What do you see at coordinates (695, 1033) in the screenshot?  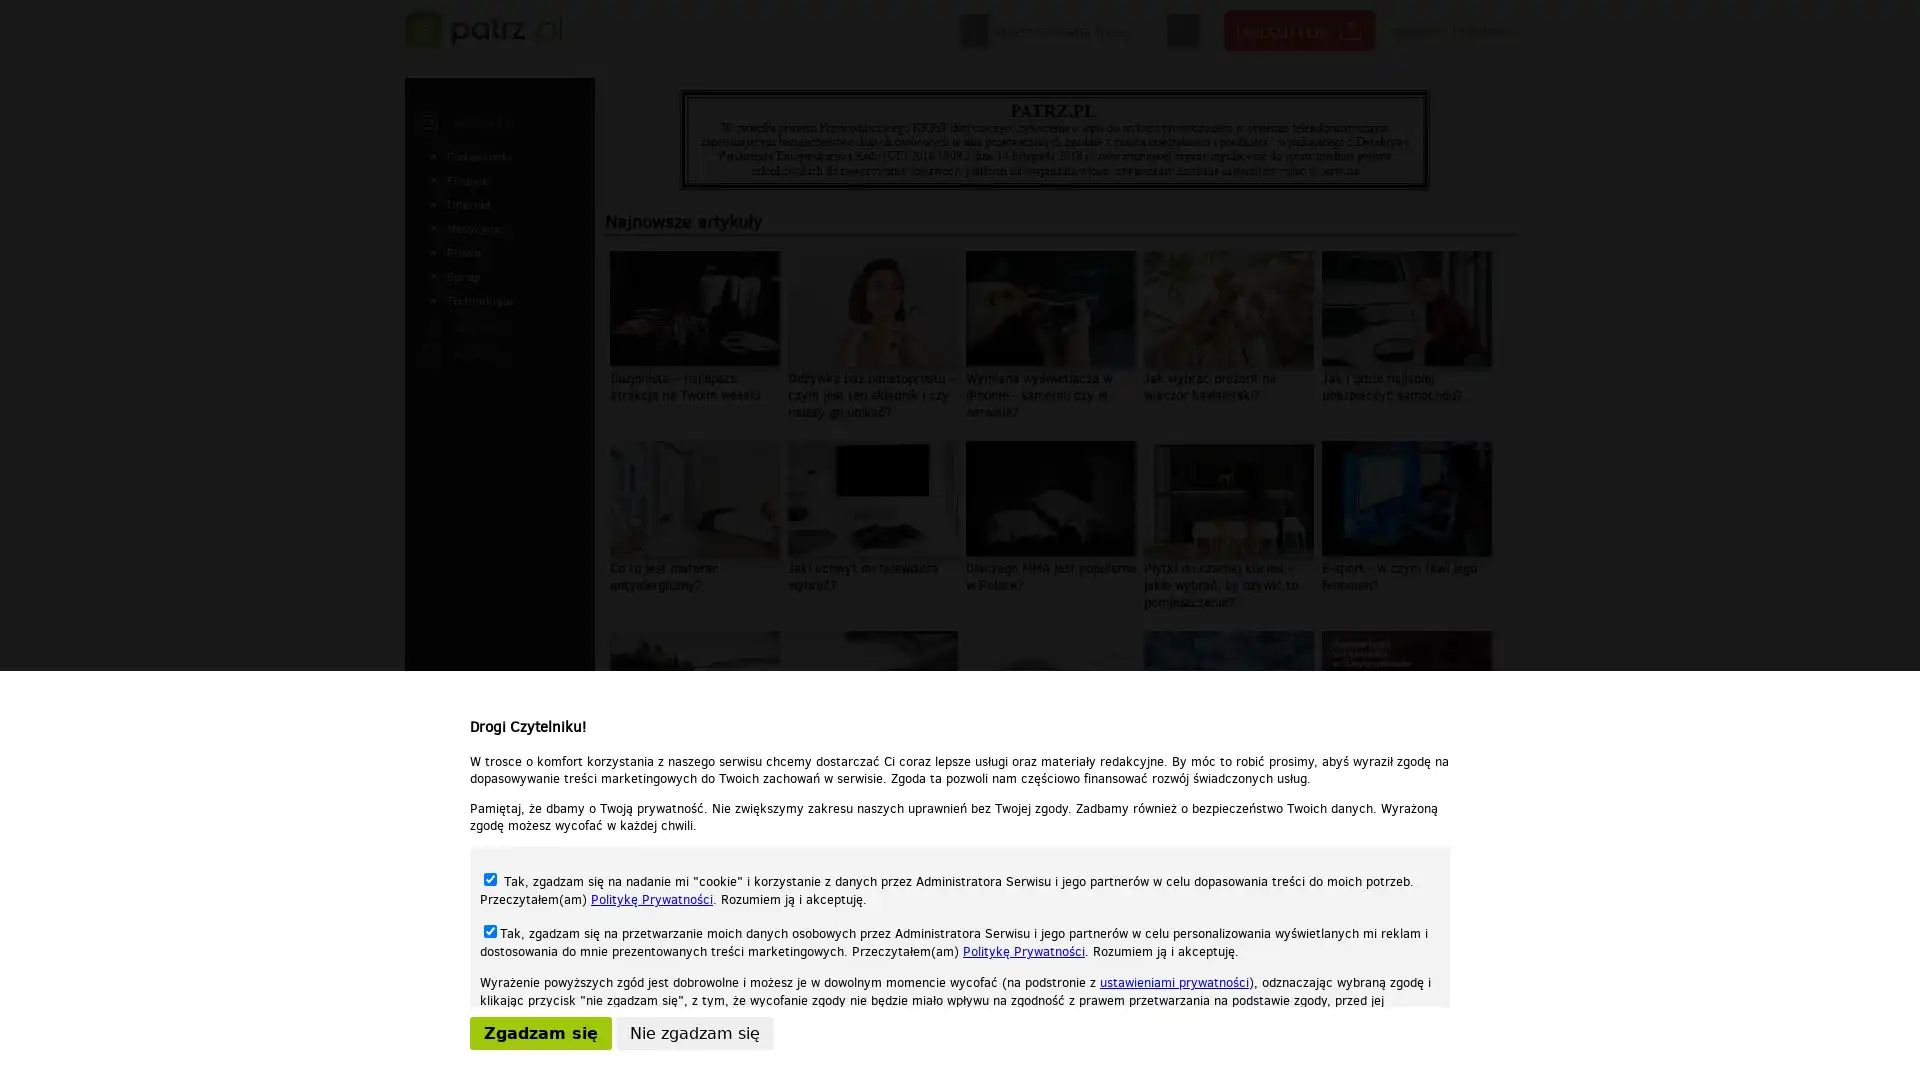 I see `Nie zgadzam sie` at bounding box center [695, 1033].